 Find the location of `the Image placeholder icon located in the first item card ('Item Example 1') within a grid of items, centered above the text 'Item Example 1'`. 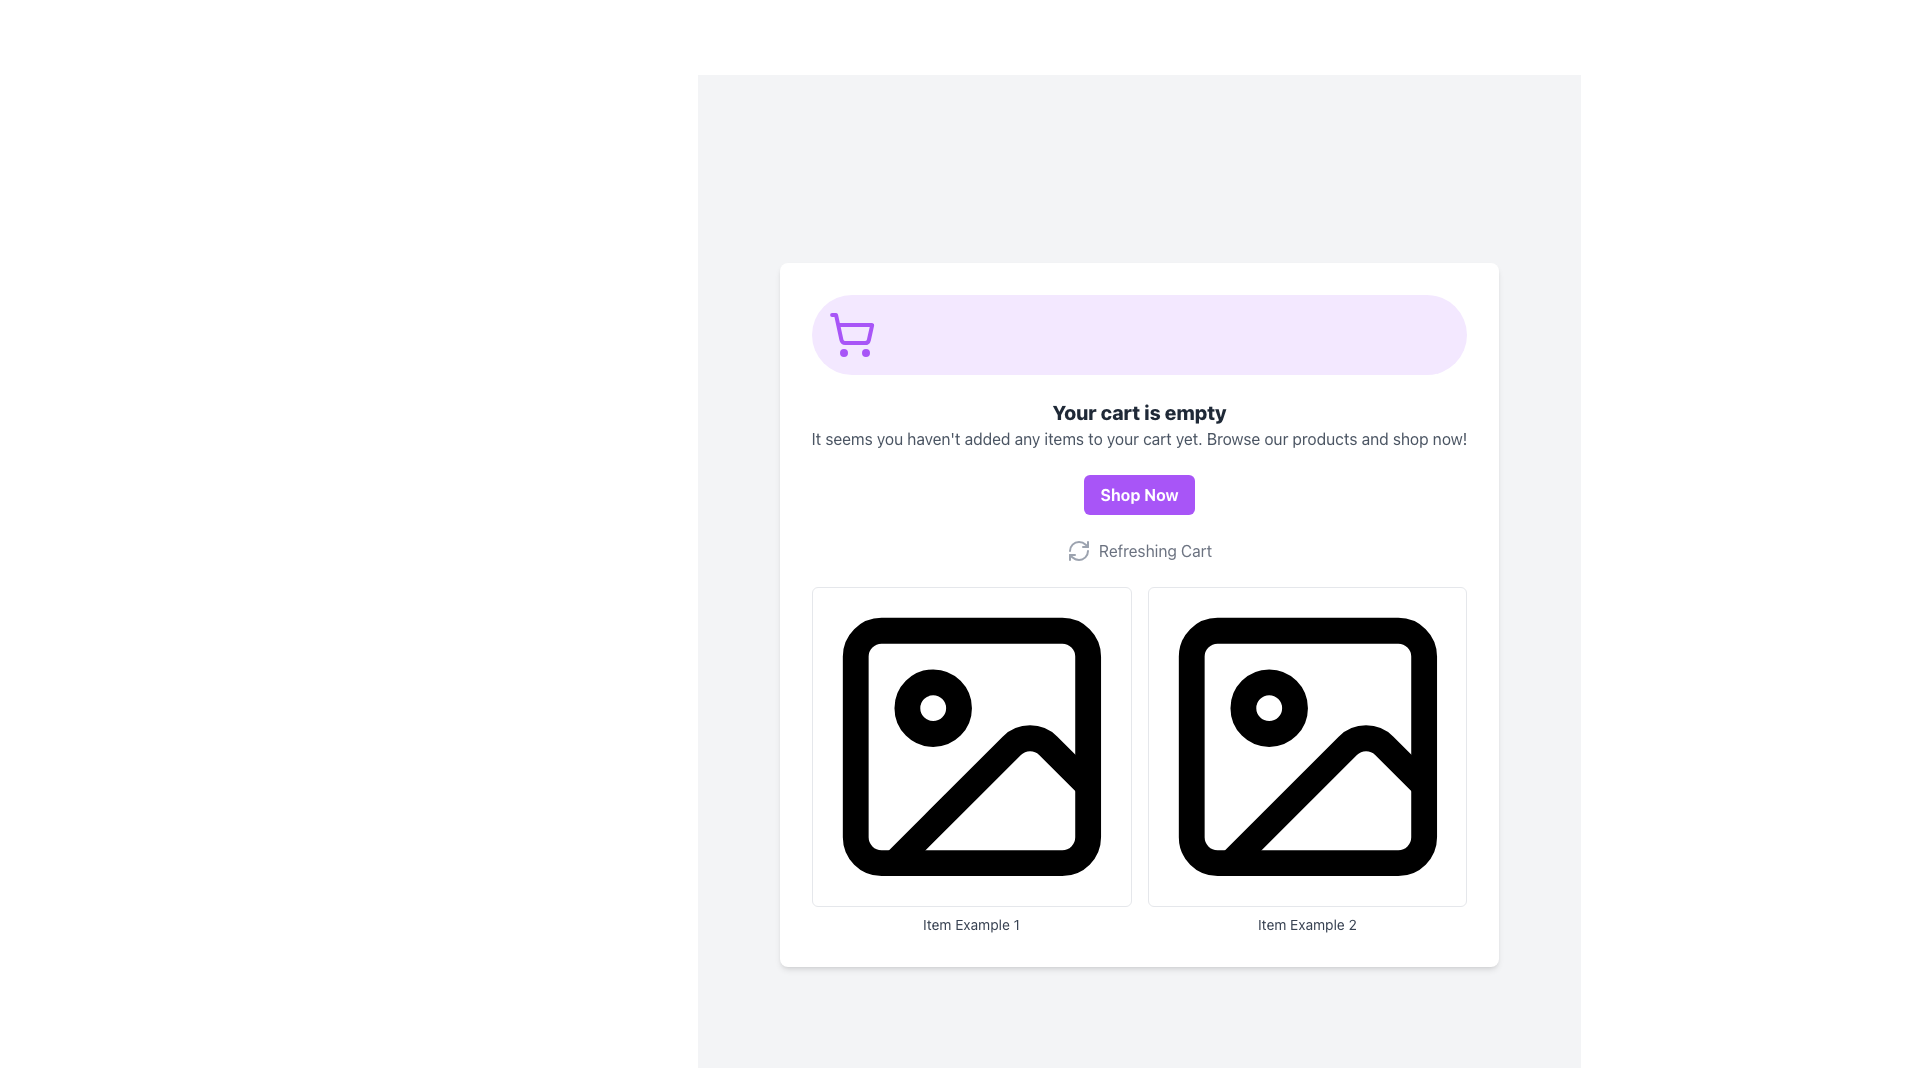

the Image placeholder icon located in the first item card ('Item Example 1') within a grid of items, centered above the text 'Item Example 1' is located at coordinates (971, 747).